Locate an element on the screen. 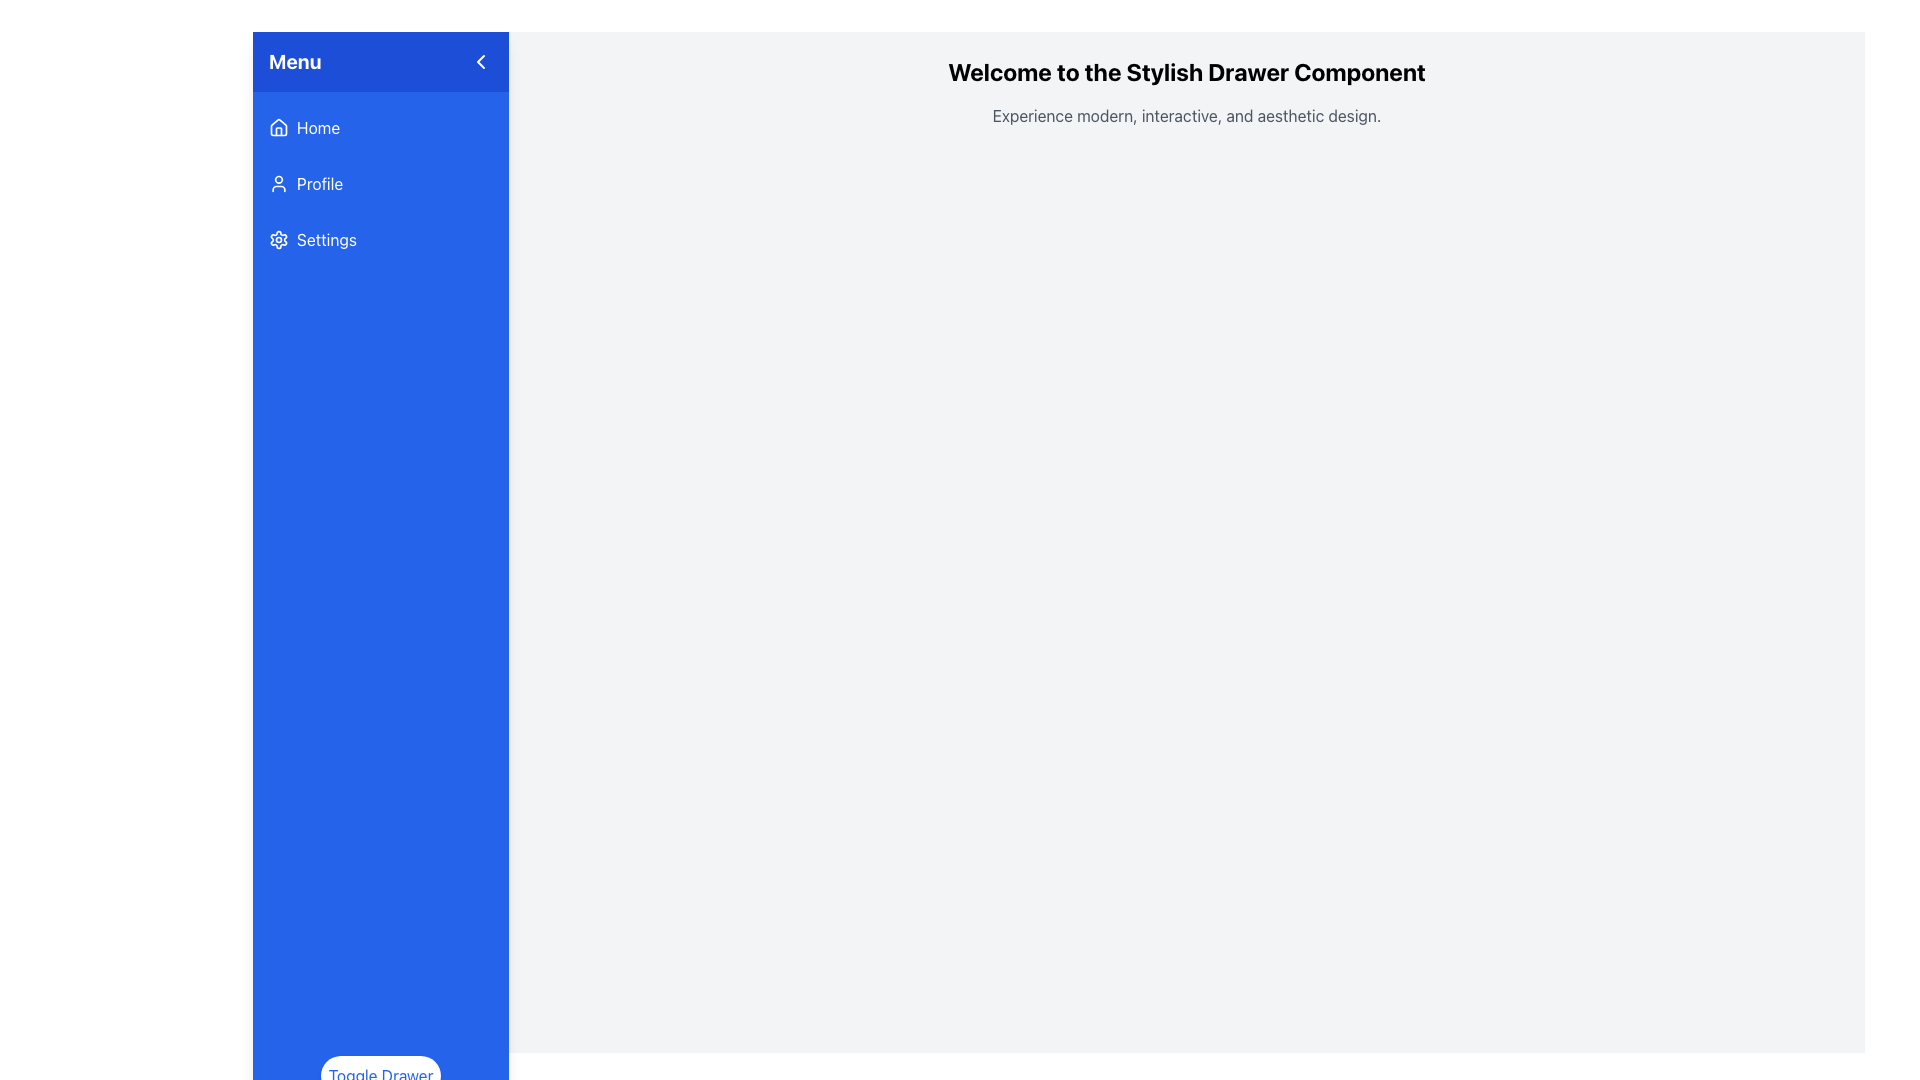 The image size is (1920, 1080). the gear-based settings icon located to the left side of the interface adjacent to the 'Settings' label is located at coordinates (277, 238).